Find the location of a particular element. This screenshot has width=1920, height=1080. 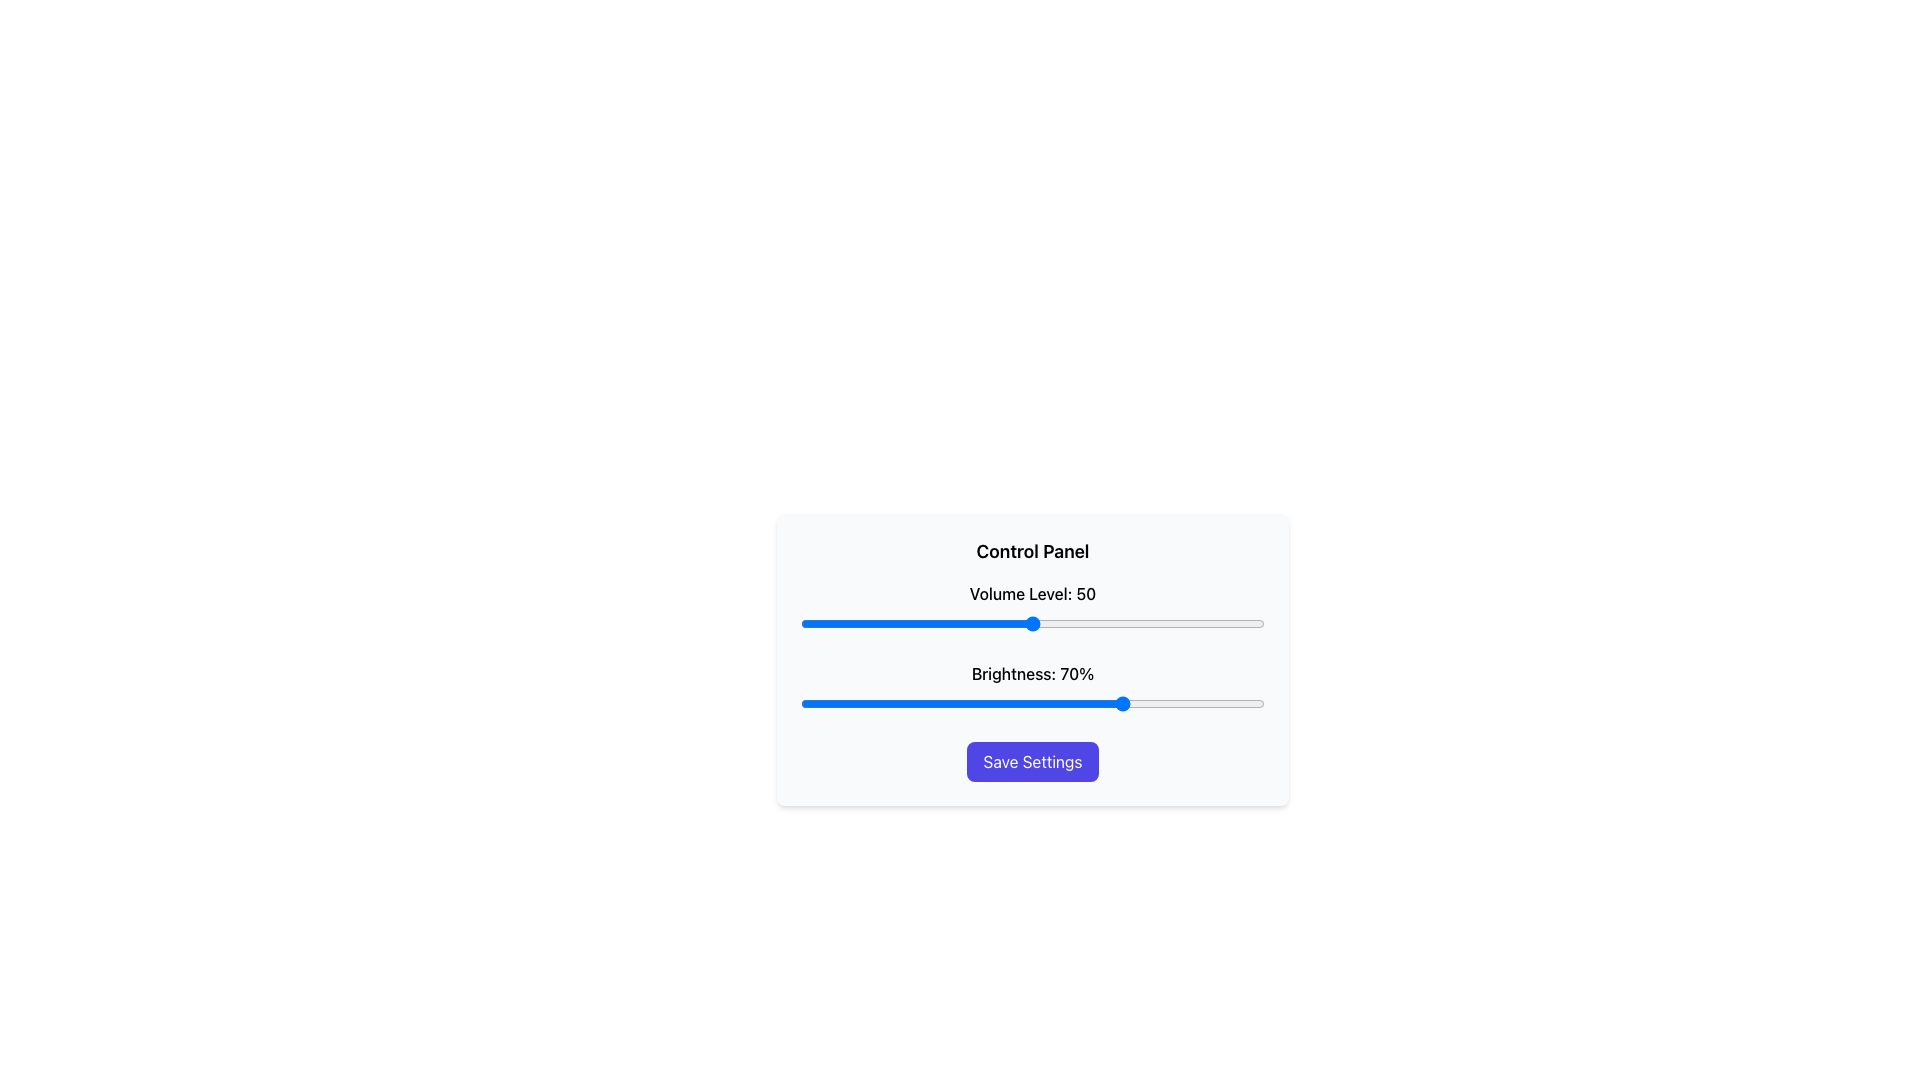

brightness level is located at coordinates (934, 703).